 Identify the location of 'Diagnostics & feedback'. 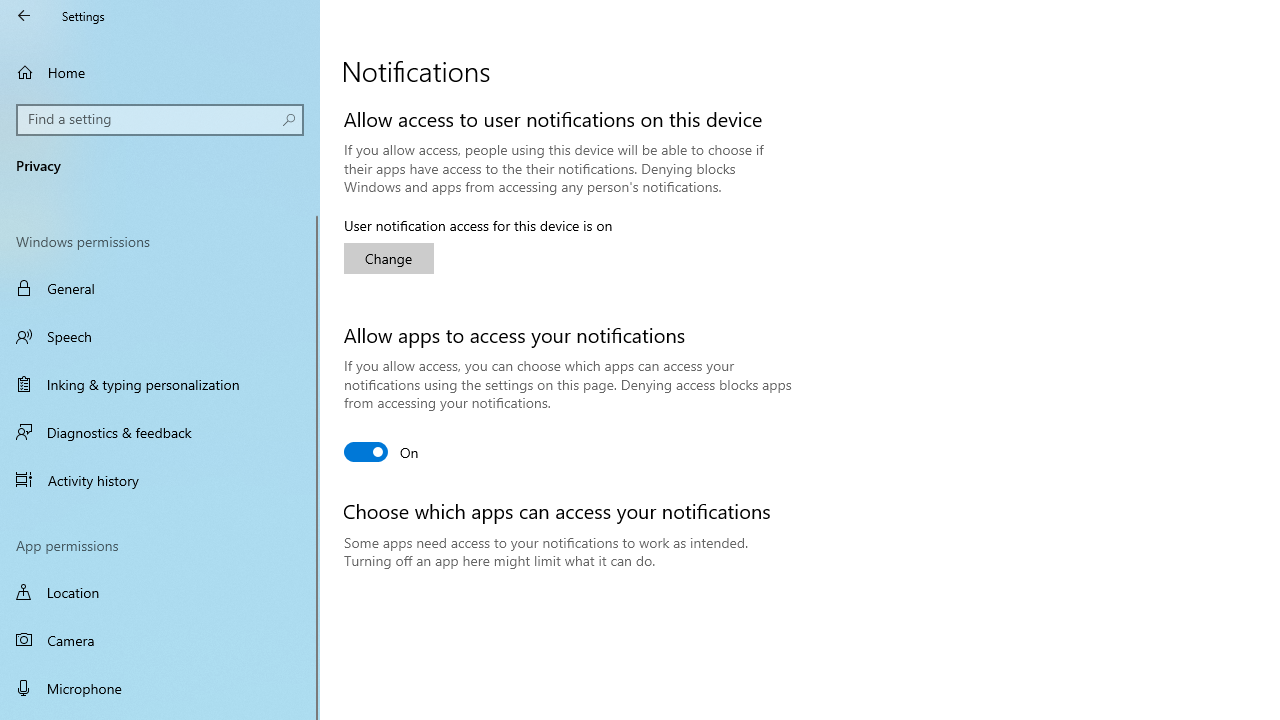
(160, 431).